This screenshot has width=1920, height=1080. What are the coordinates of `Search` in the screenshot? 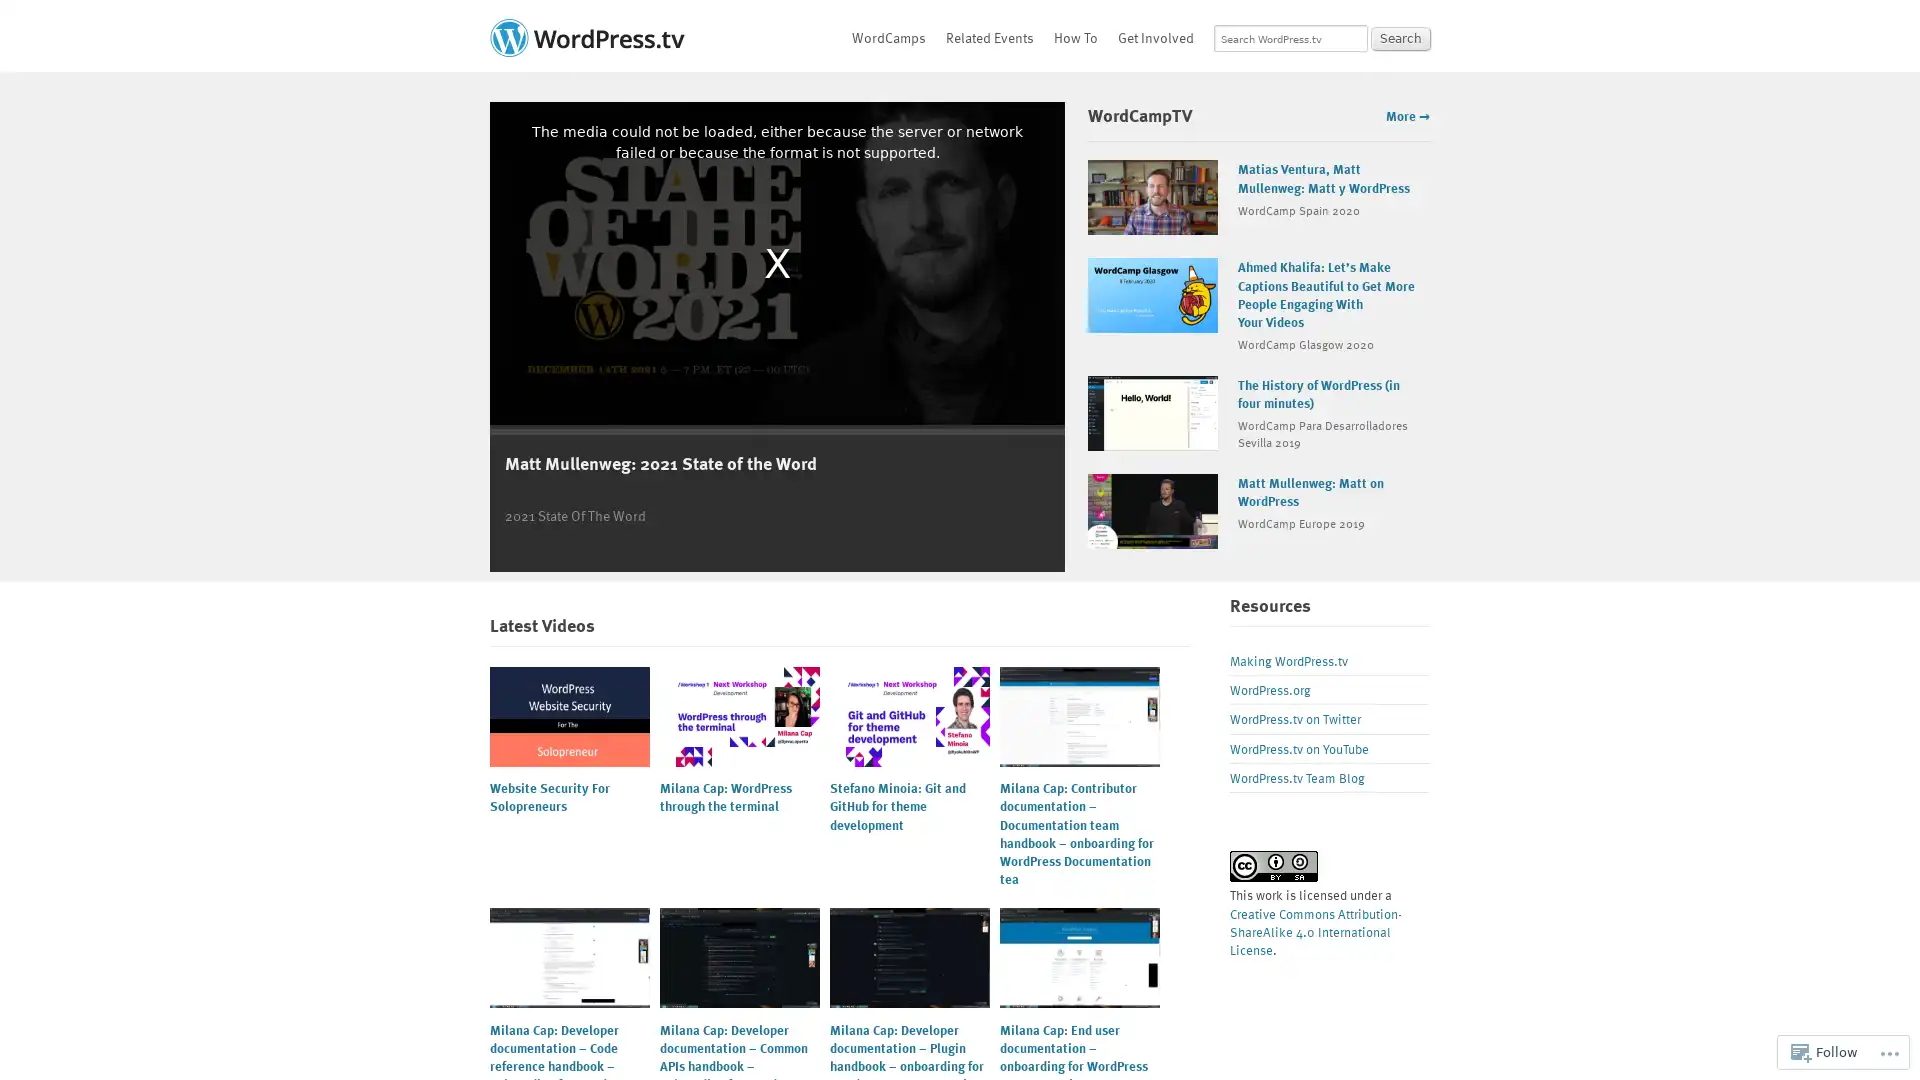 It's located at (1400, 38).